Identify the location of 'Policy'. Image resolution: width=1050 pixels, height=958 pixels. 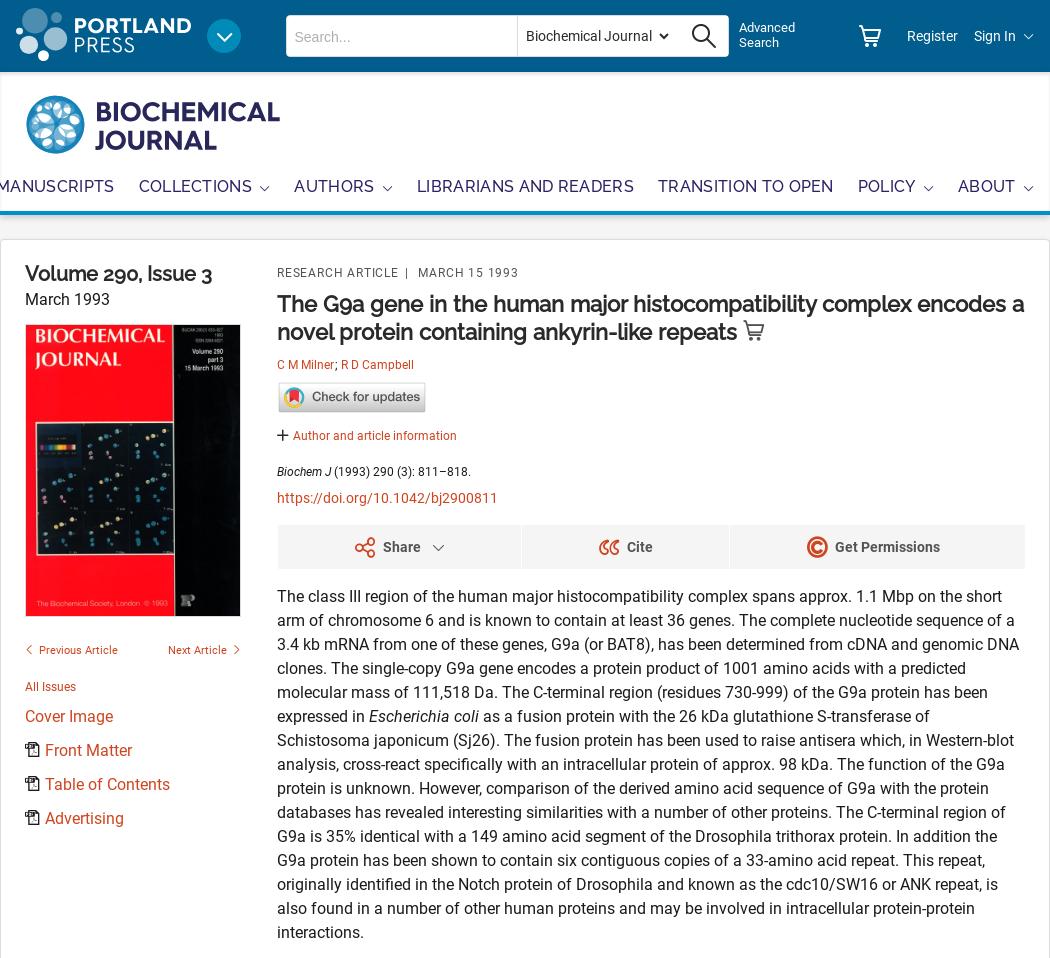
(884, 185).